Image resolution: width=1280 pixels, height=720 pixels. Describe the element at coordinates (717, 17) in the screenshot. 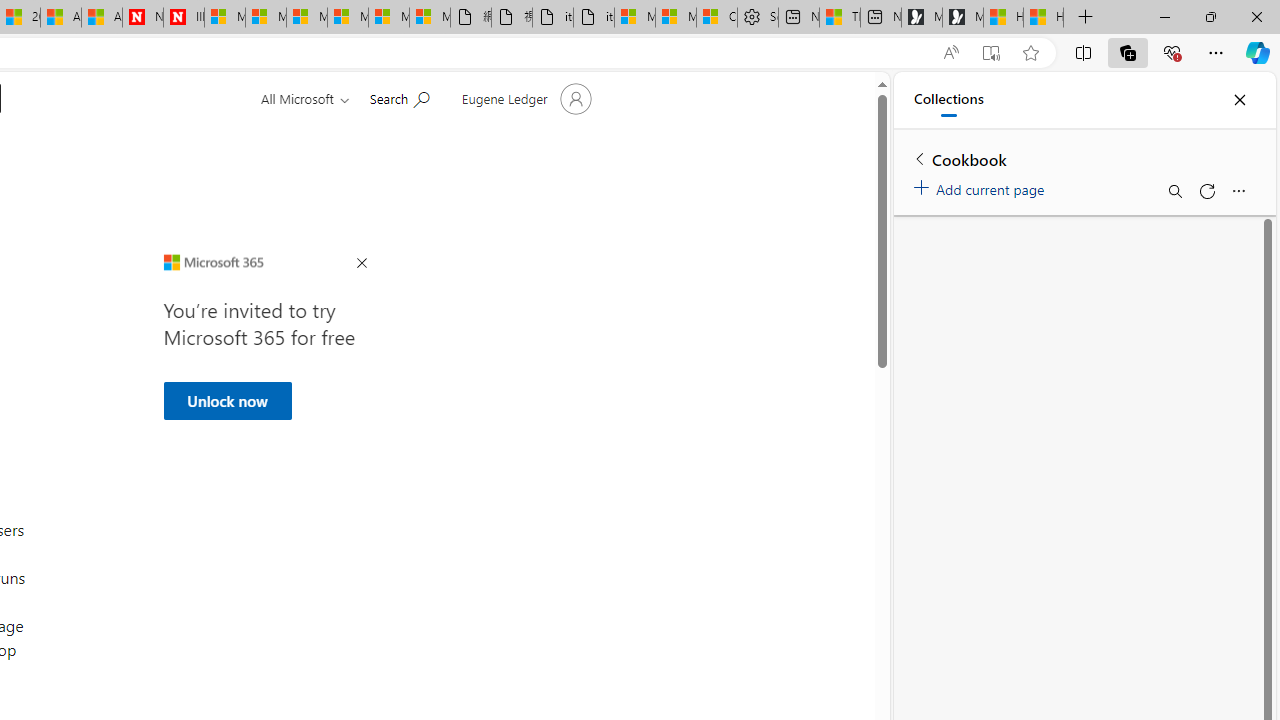

I see `'Consumer Health Data Privacy Policy'` at that location.